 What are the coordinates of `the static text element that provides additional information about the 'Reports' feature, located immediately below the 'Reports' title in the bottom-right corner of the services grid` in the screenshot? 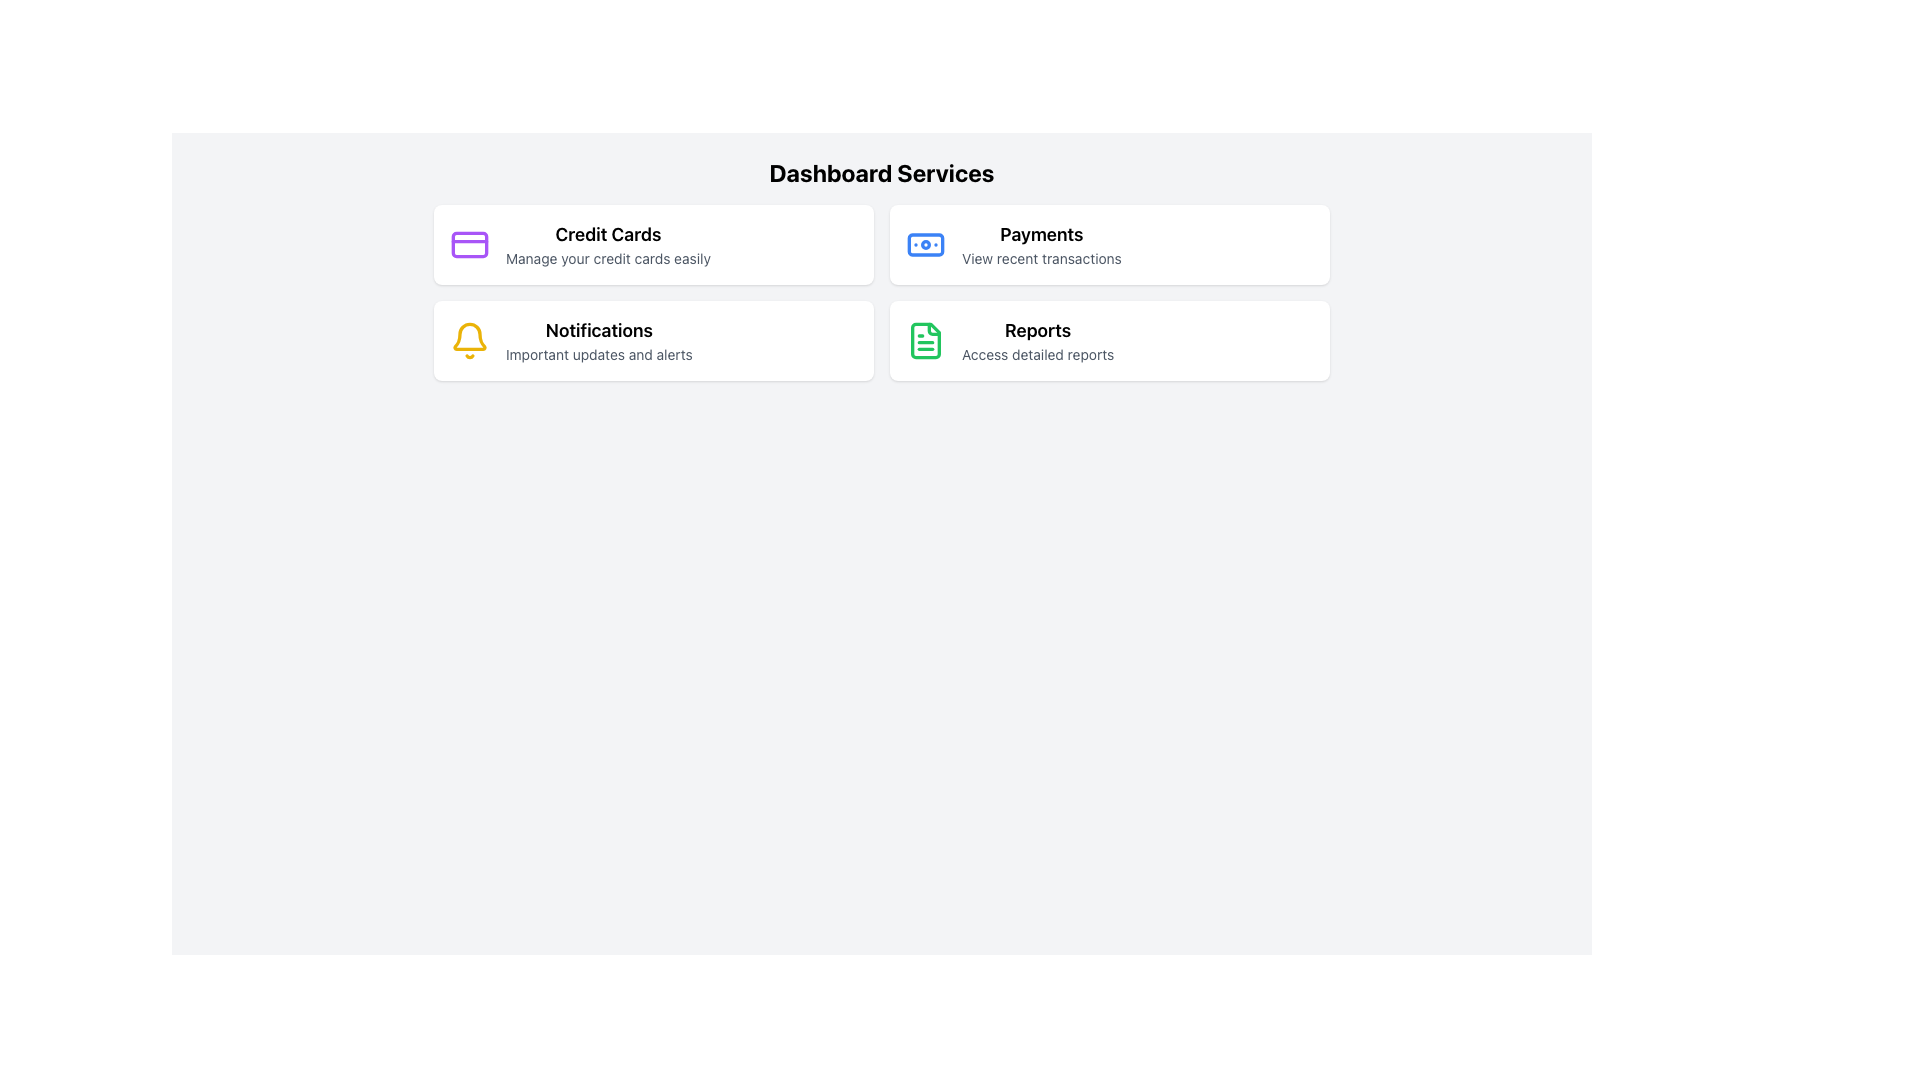 It's located at (1038, 353).